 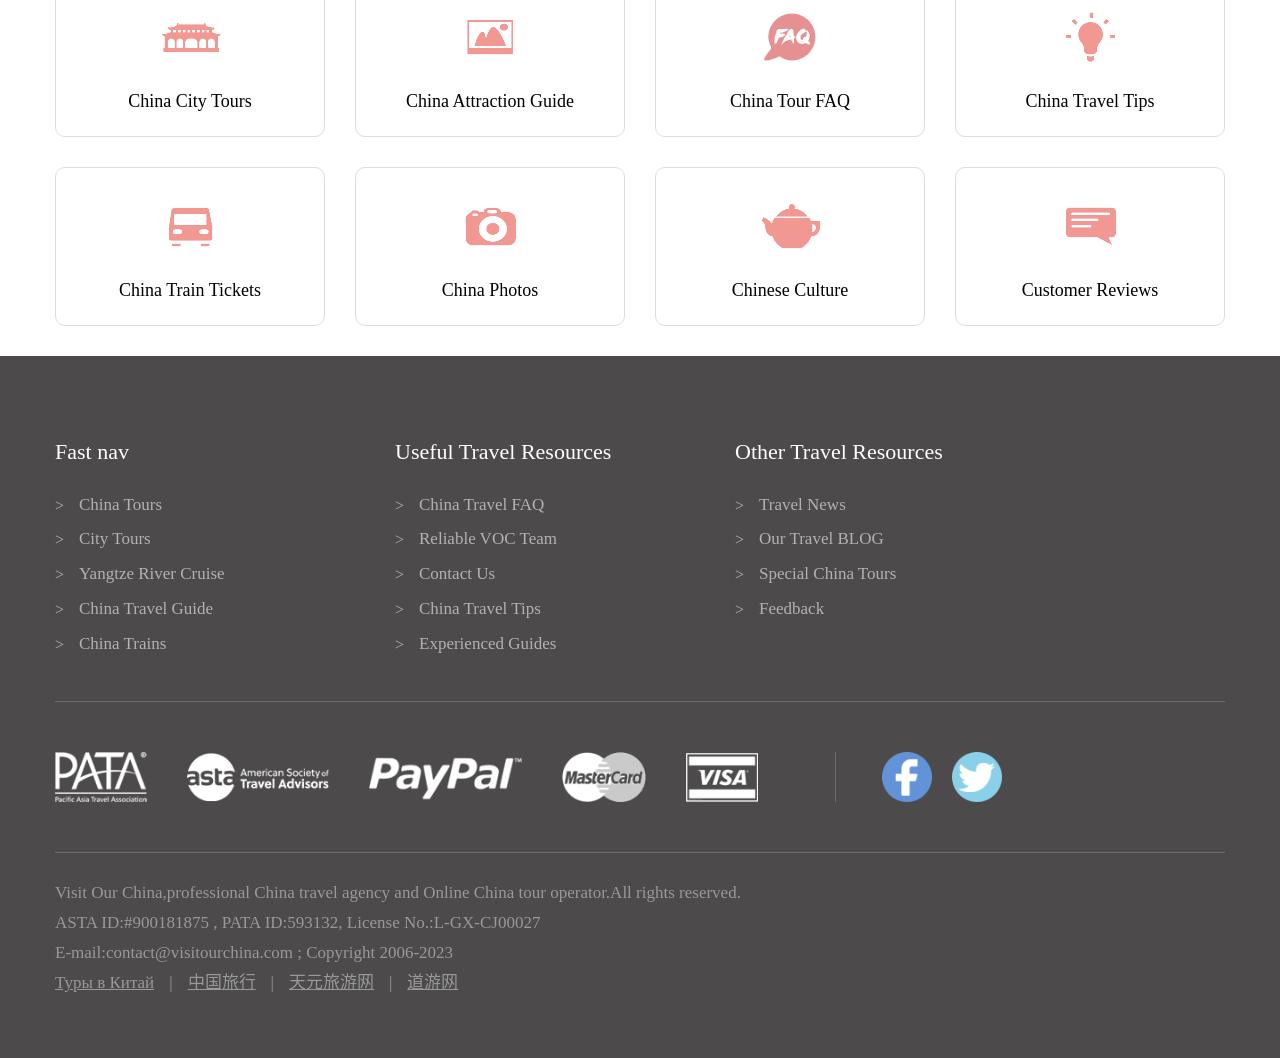 I want to click on 'Travel News', so click(x=802, y=502).